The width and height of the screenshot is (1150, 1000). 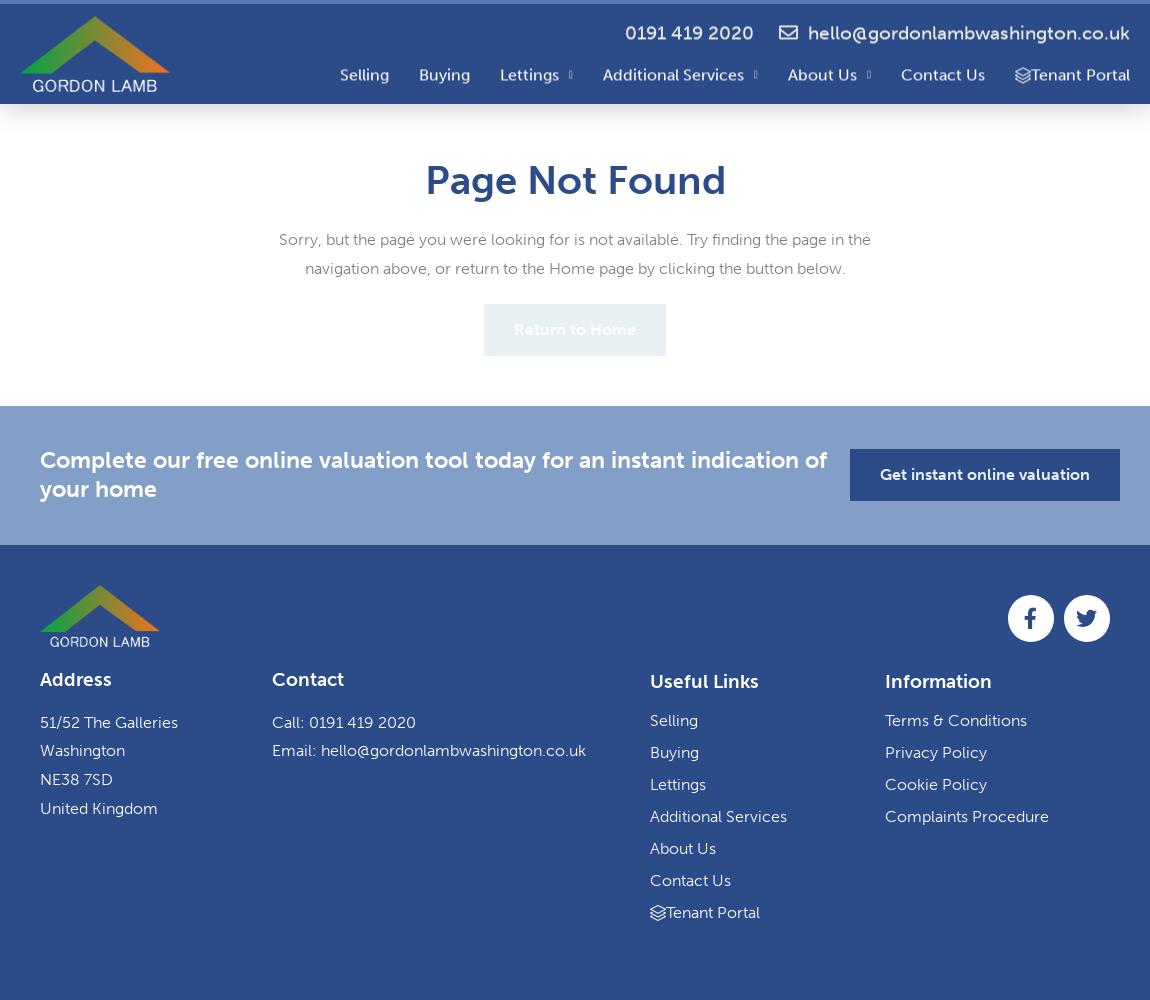 I want to click on 'hello@gordonlambwashington.co.uk', so click(x=963, y=32).